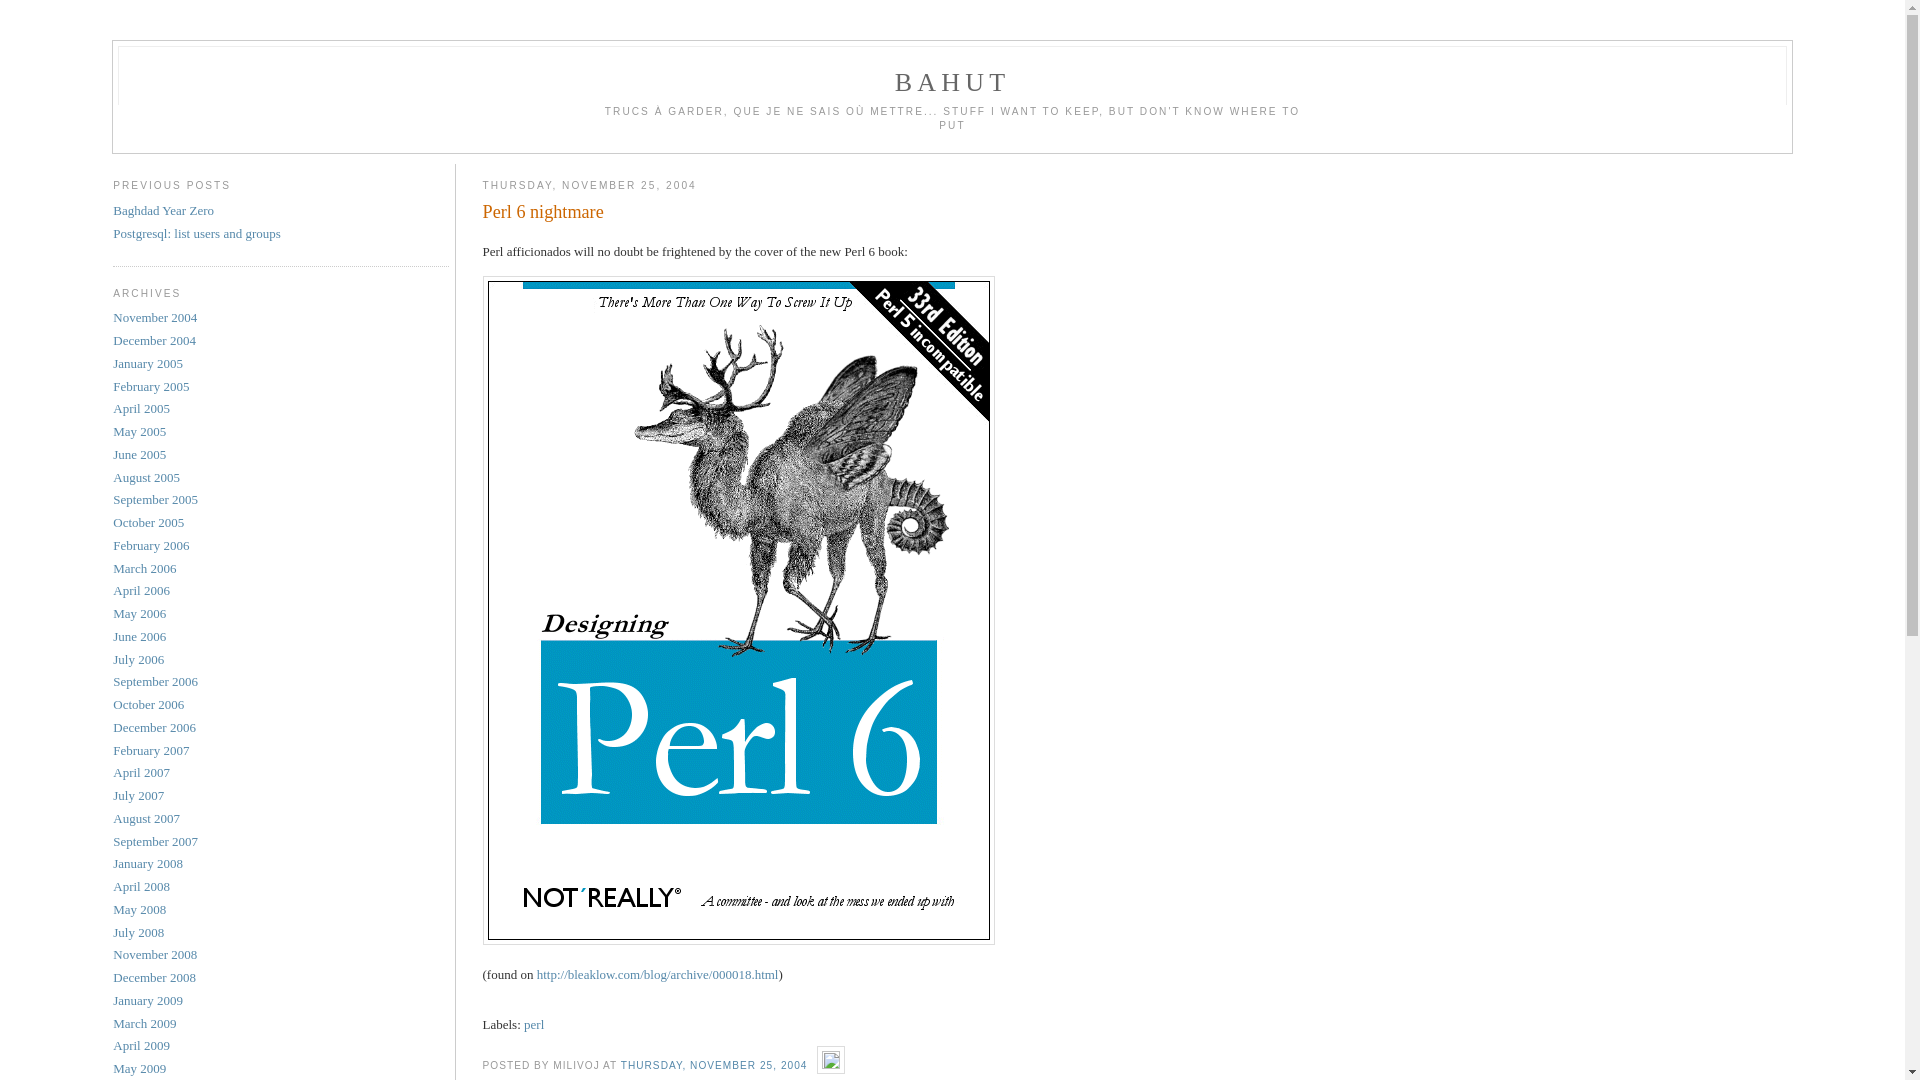  I want to click on 'January 2008', so click(147, 862).